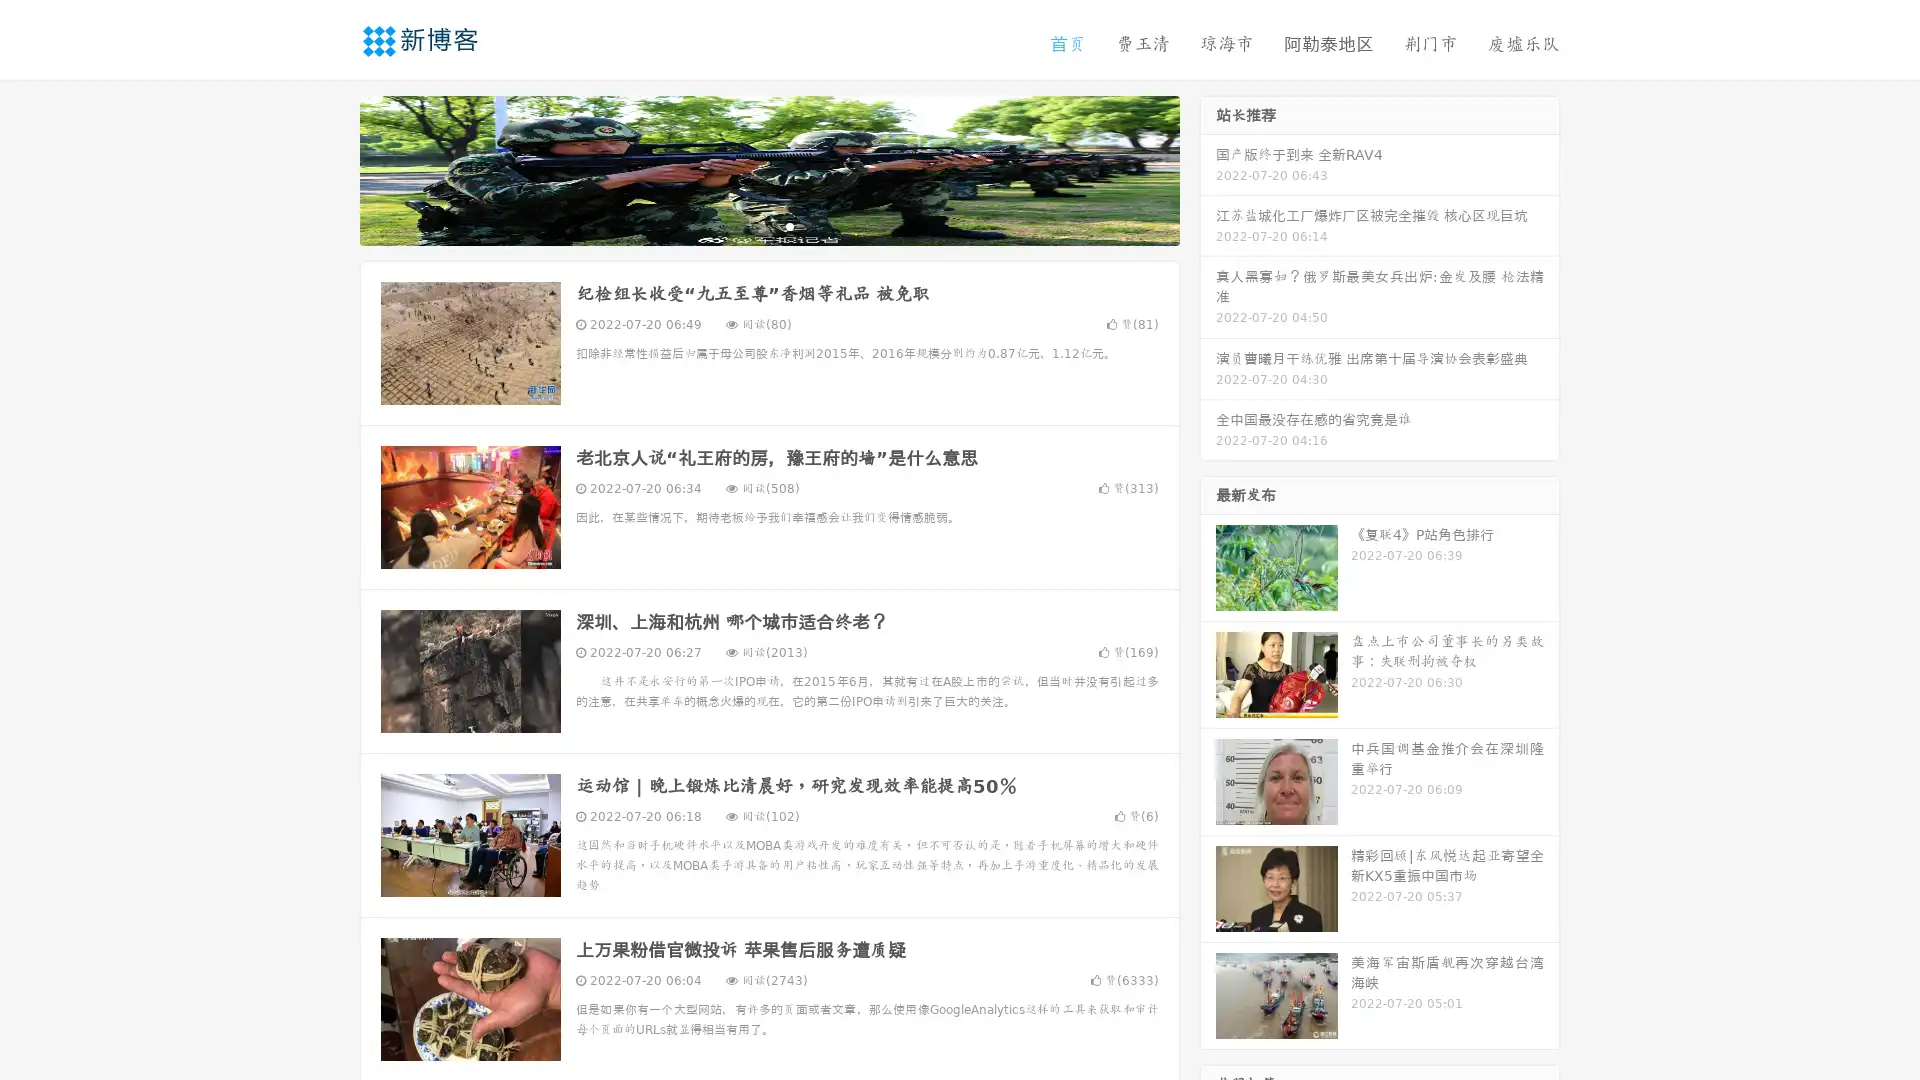 The image size is (1920, 1080). I want to click on Go to slide 2, so click(768, 225).